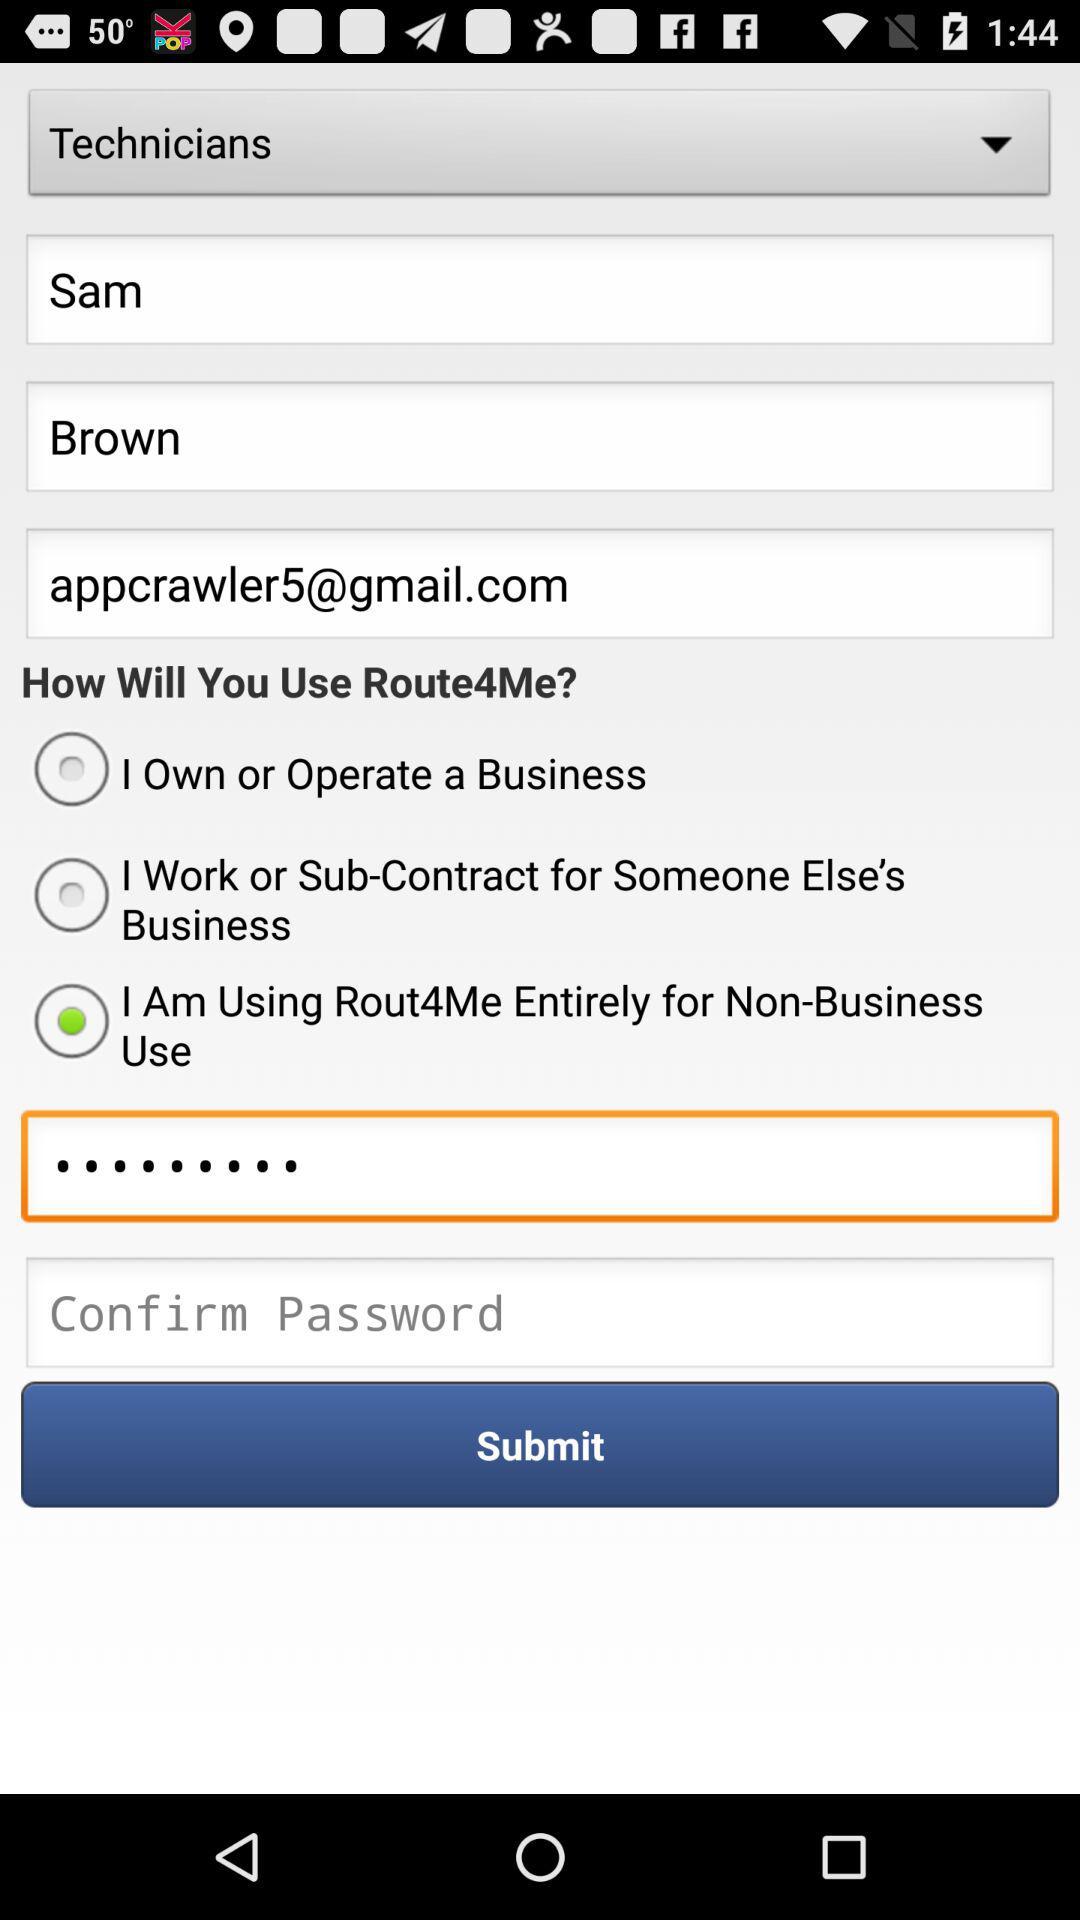 This screenshot has height=1920, width=1080. What do you see at coordinates (540, 1318) in the screenshot?
I see `password enter button` at bounding box center [540, 1318].